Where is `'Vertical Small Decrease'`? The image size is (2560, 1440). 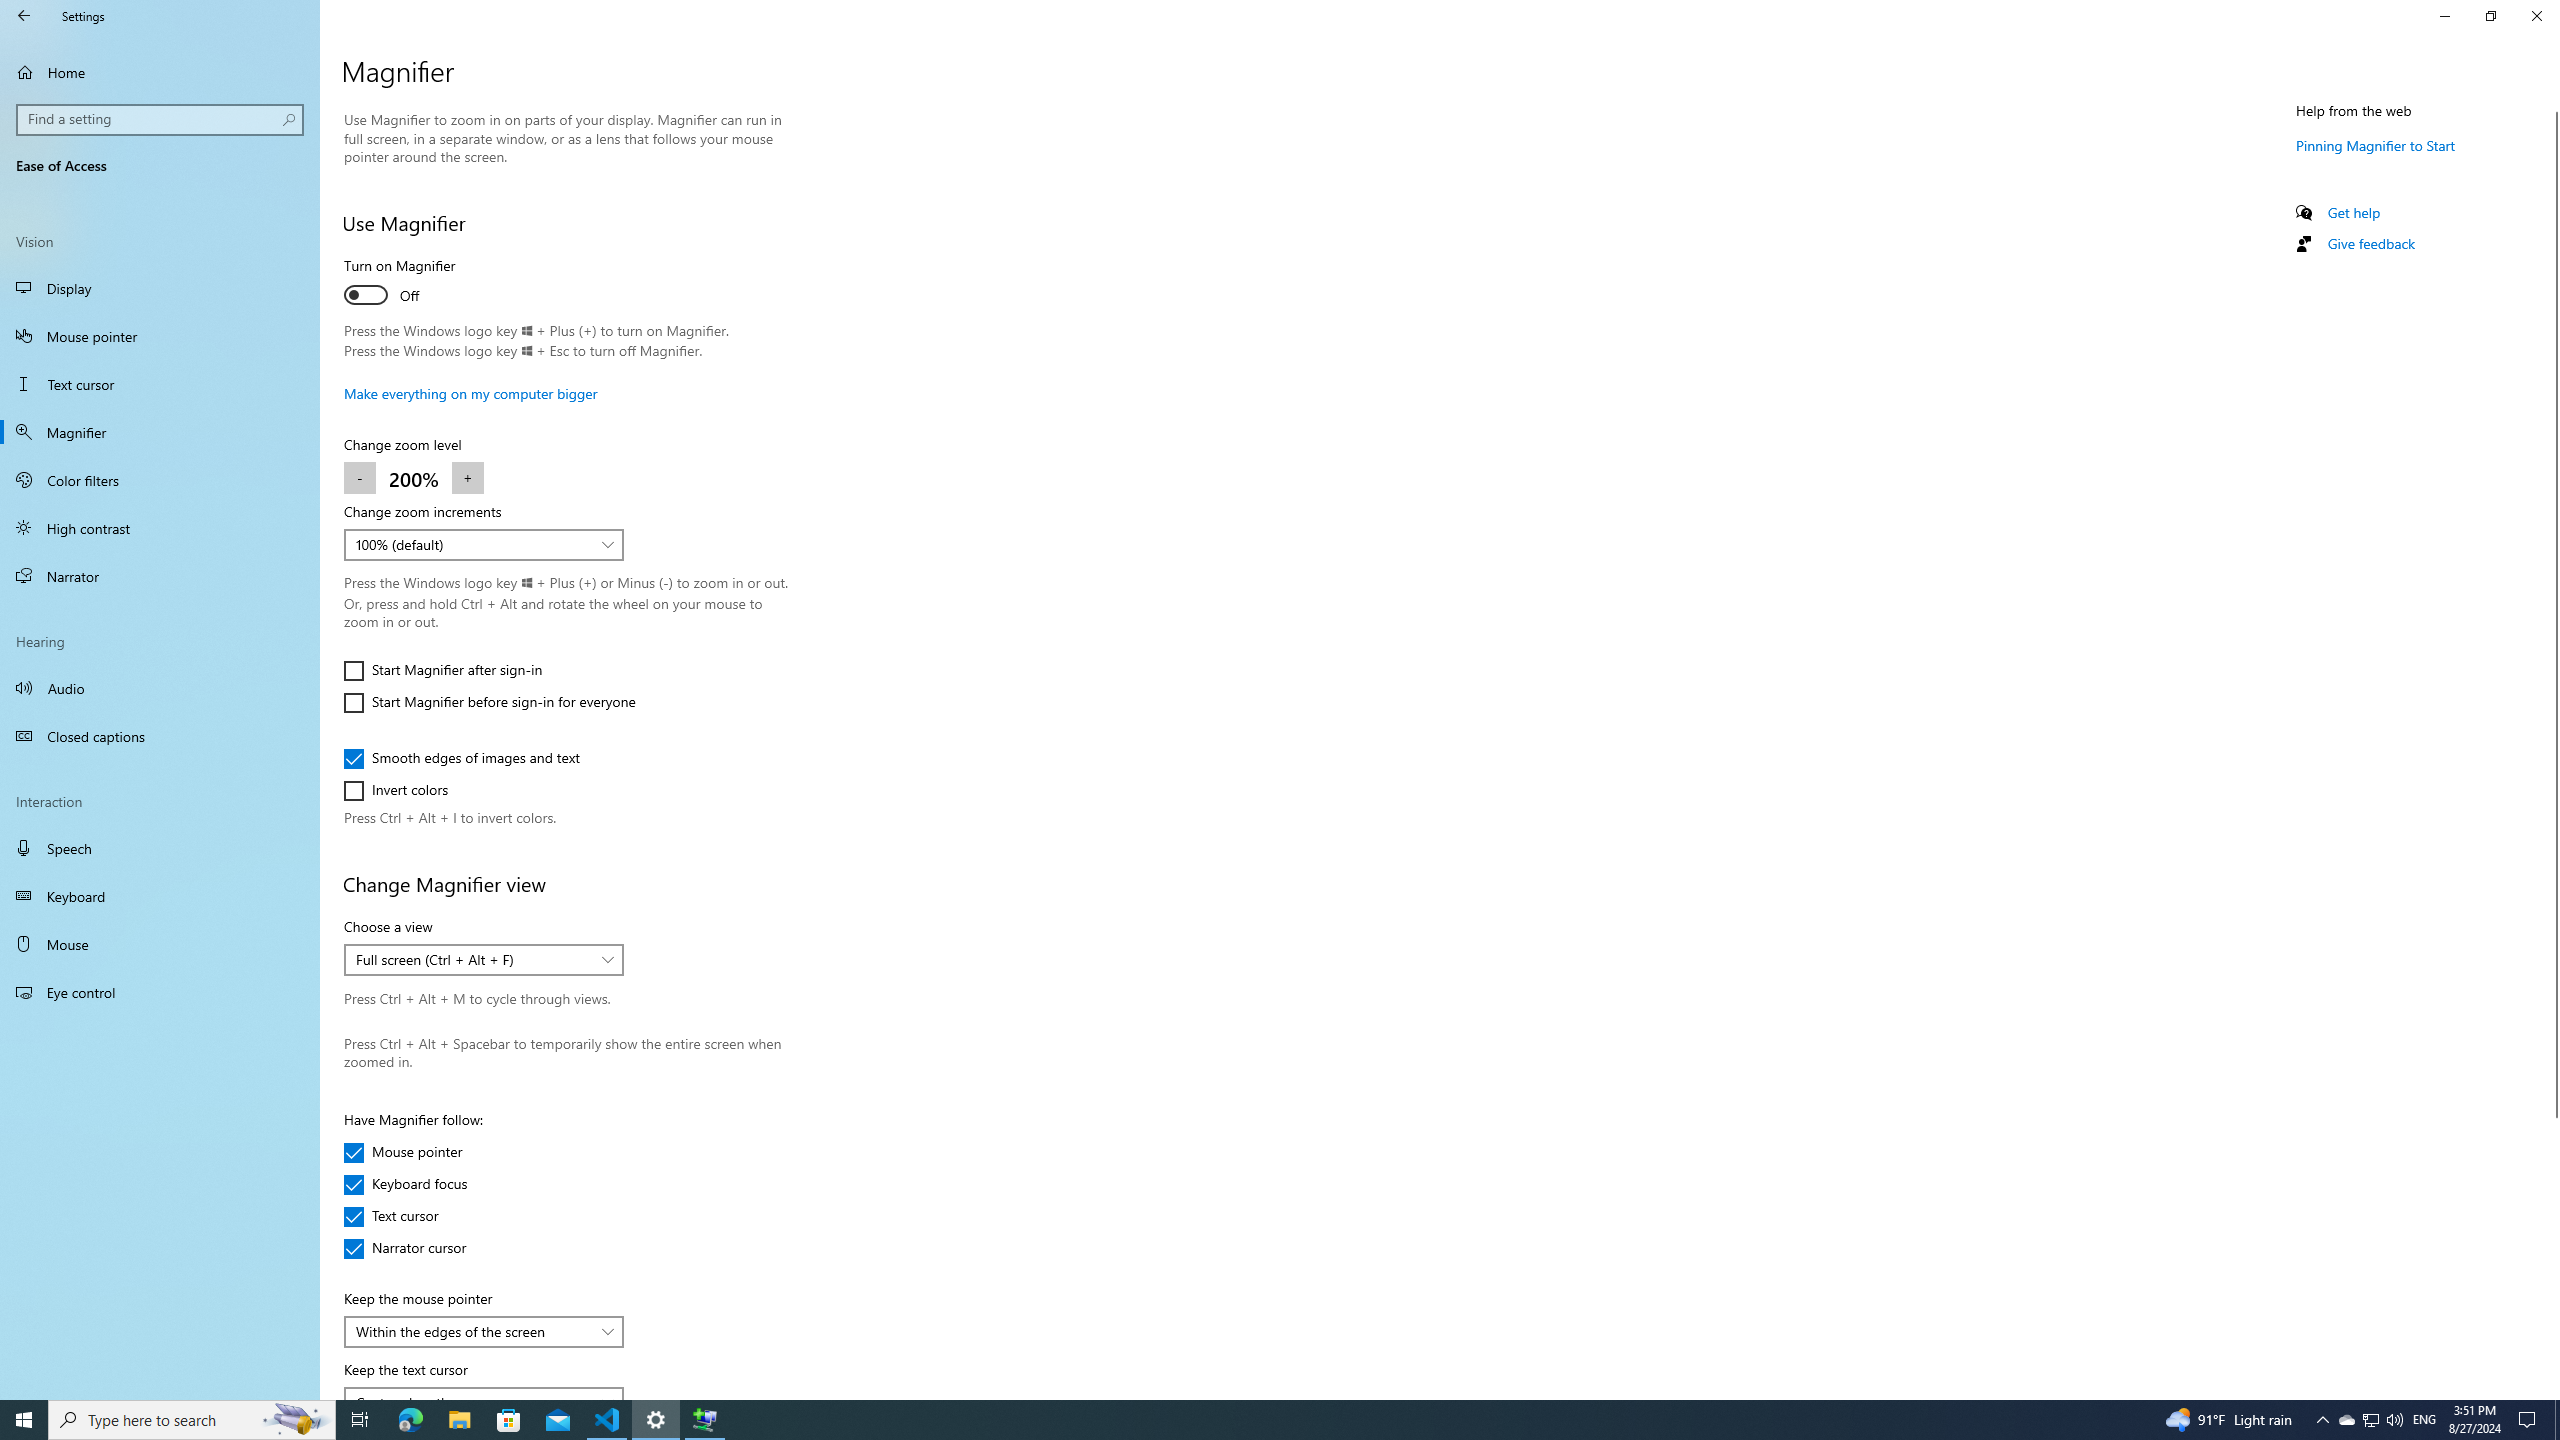 'Vertical Small Decrease' is located at coordinates (2551, 103).